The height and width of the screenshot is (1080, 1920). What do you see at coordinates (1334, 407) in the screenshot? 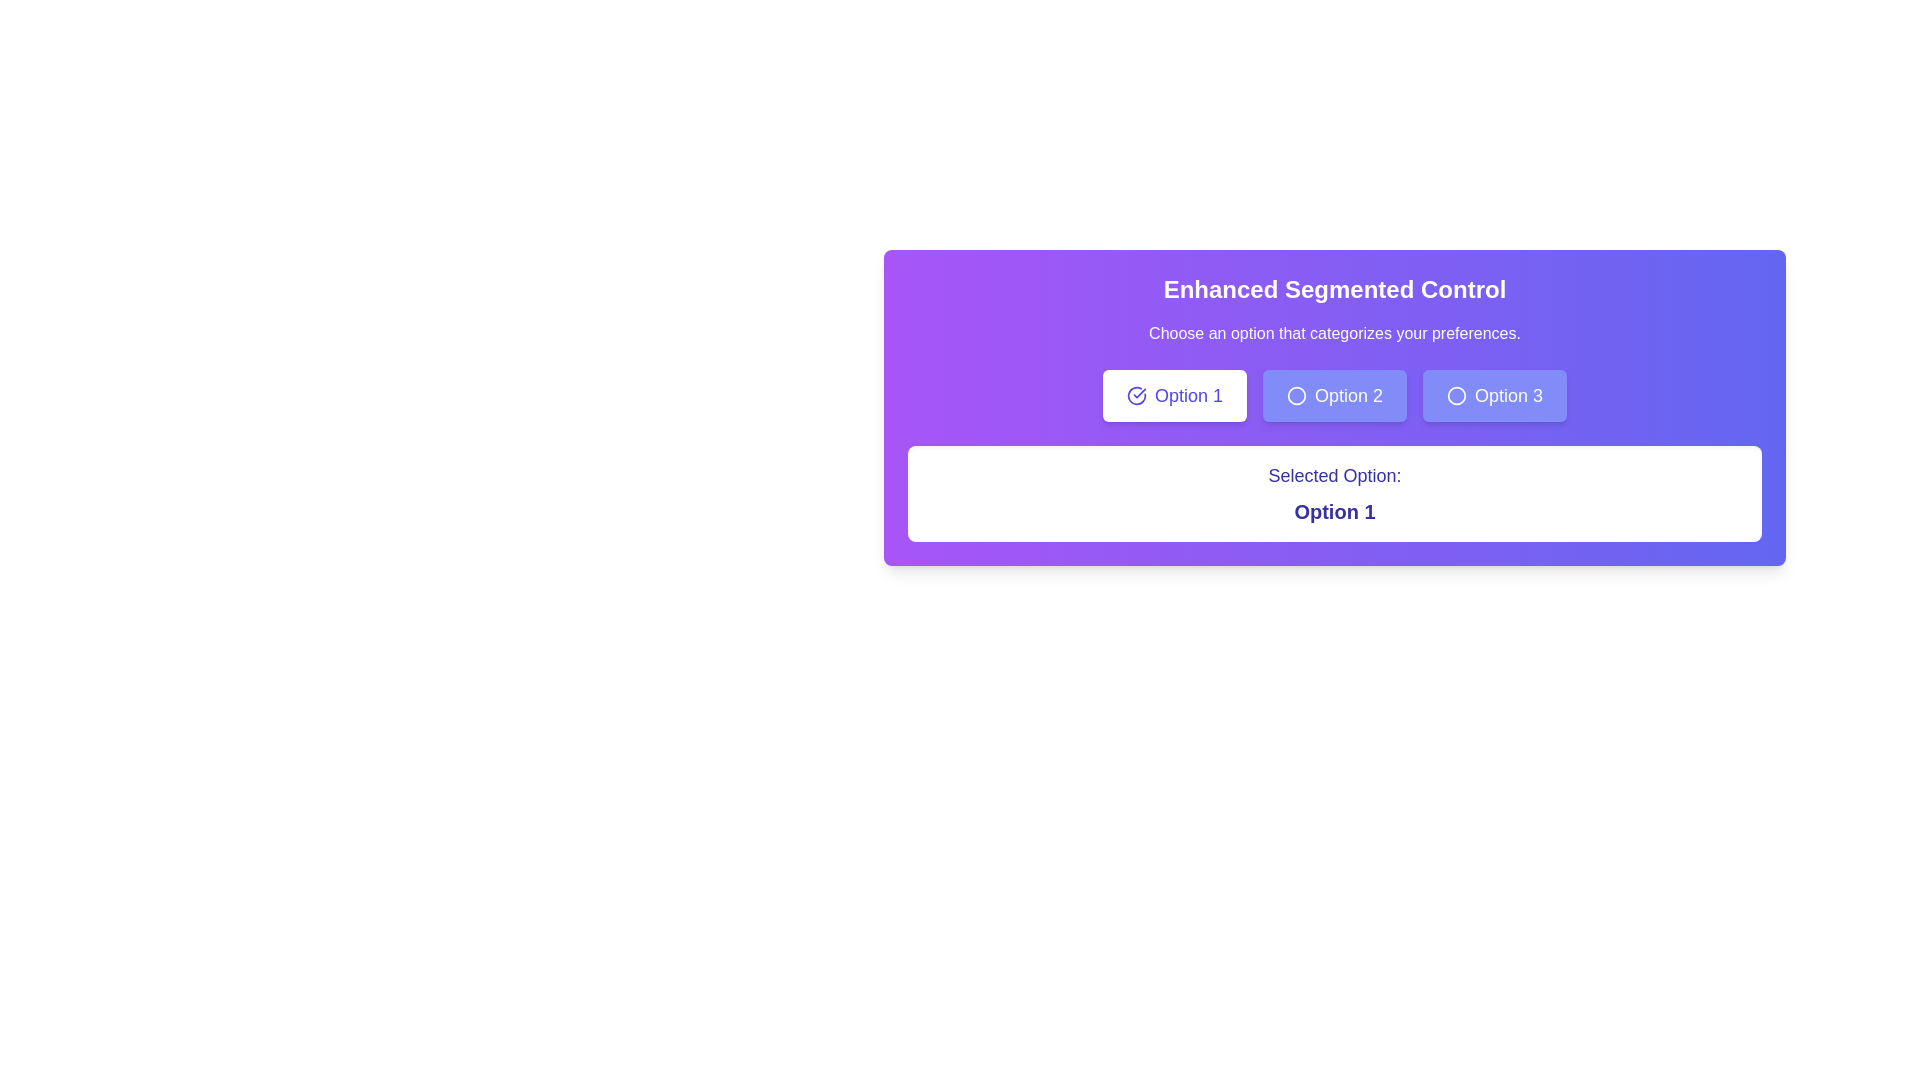
I see `the 'Option 1', 'Option 2', or 'Option 3' button in the Enhanced Segmented Control panel` at bounding box center [1334, 407].